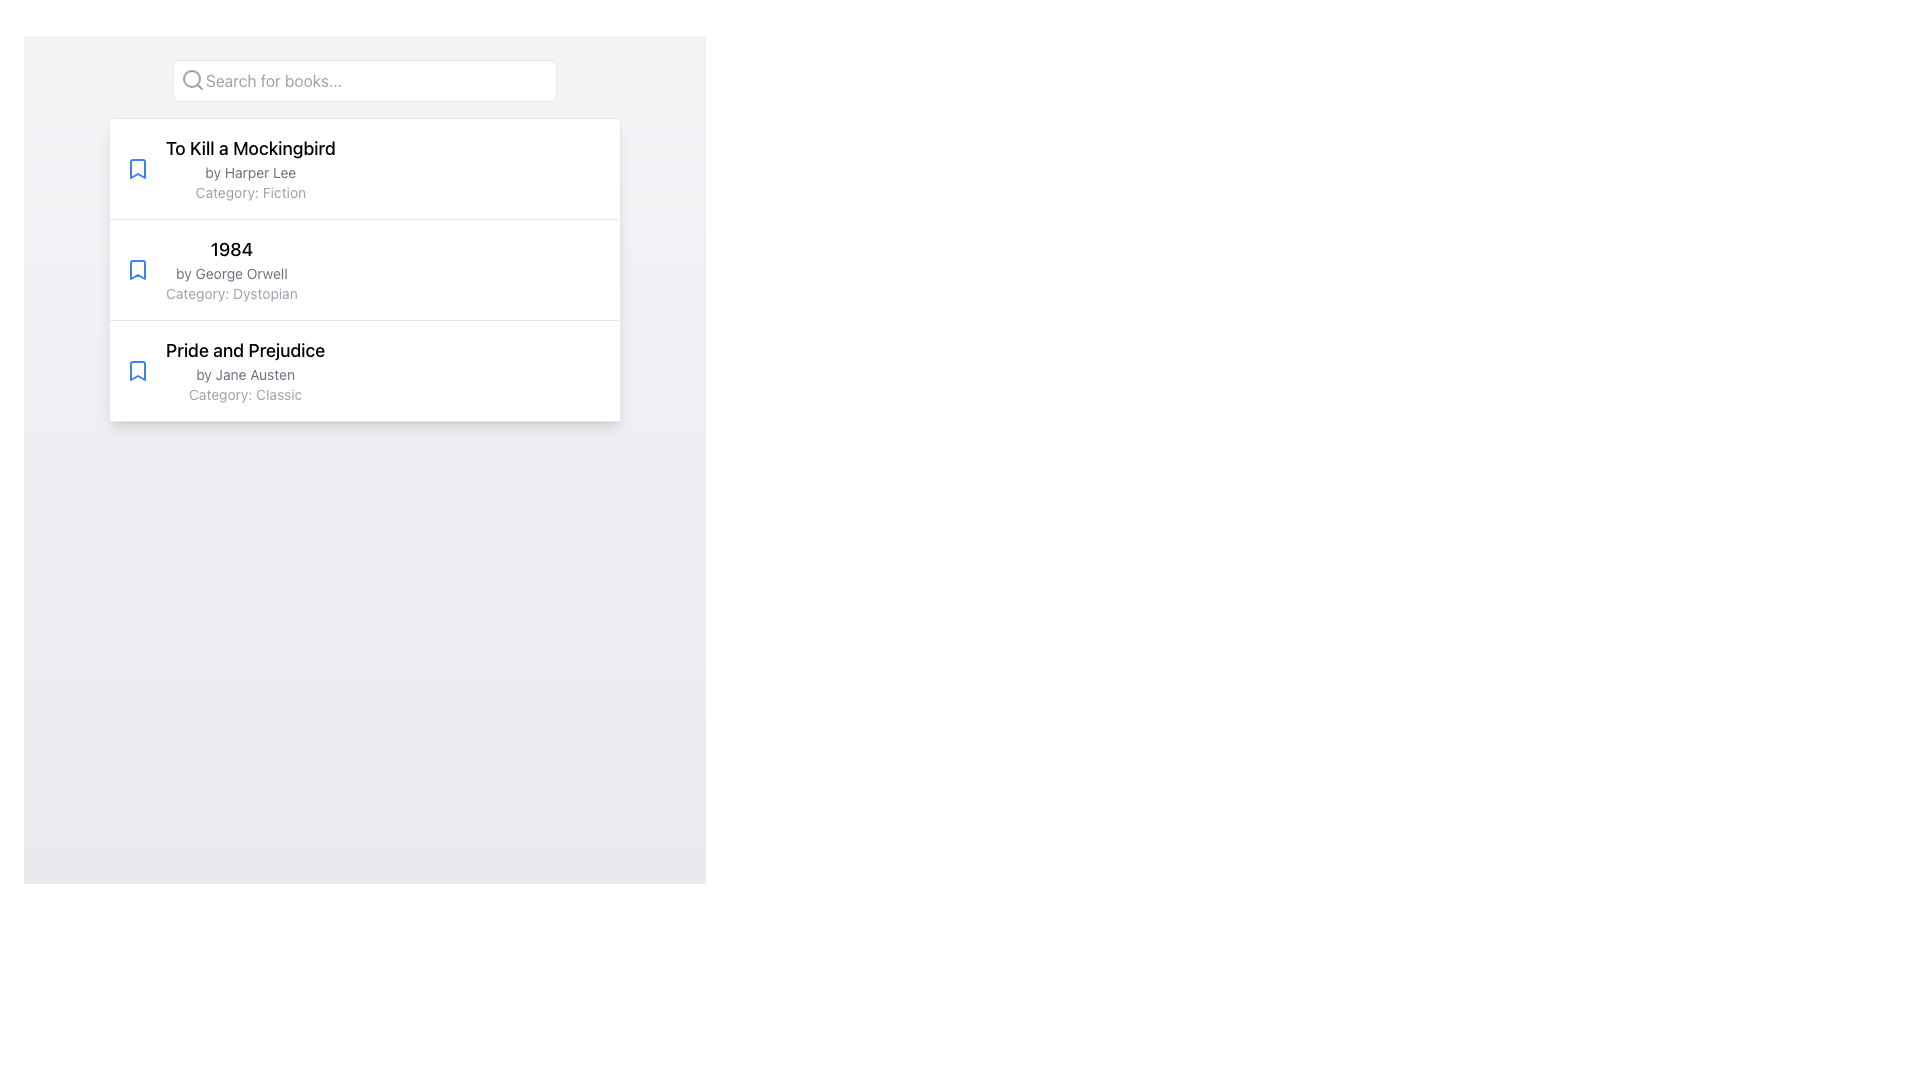  What do you see at coordinates (231, 273) in the screenshot?
I see `the text label that provides attribution for the author of the book '1984', which is positioned between the title '1984' and the category label 'Category: Dystopian'` at bounding box center [231, 273].